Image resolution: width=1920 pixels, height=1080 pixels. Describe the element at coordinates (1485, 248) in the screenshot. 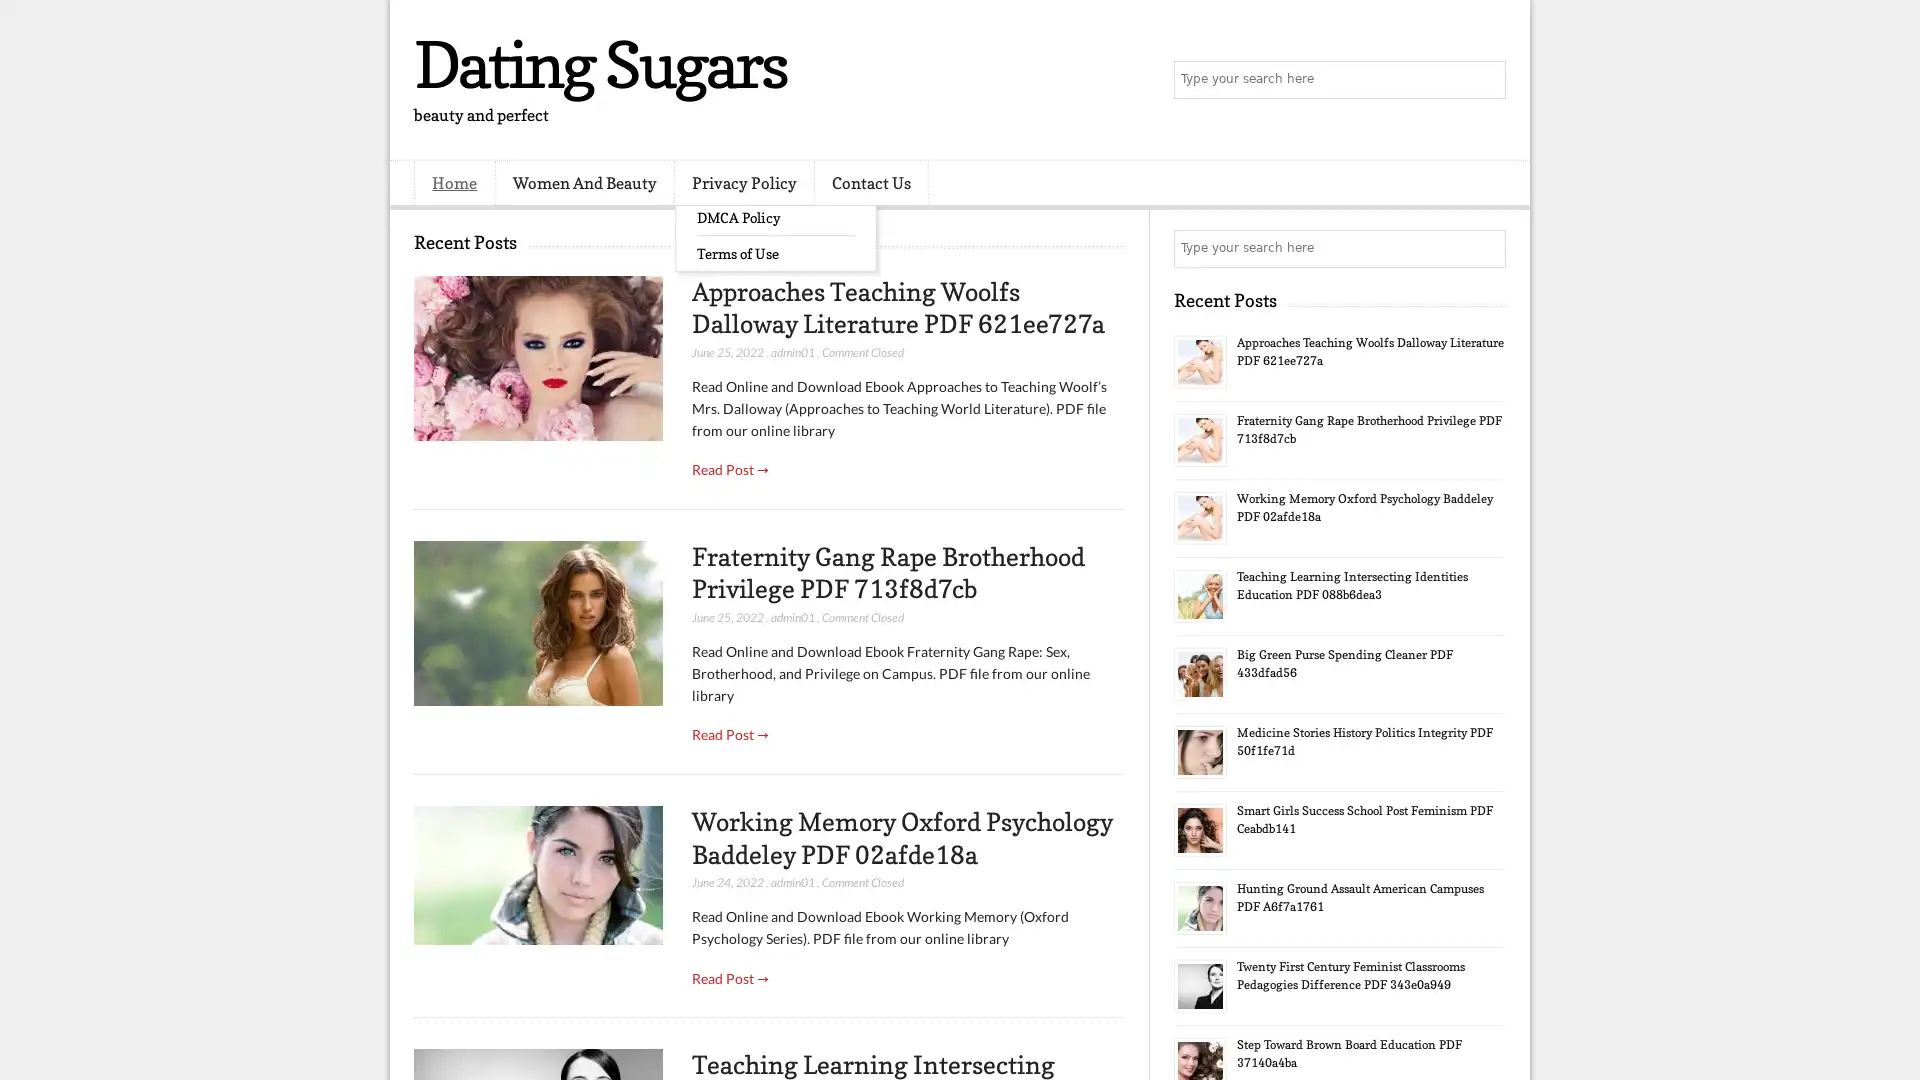

I see `Search` at that location.